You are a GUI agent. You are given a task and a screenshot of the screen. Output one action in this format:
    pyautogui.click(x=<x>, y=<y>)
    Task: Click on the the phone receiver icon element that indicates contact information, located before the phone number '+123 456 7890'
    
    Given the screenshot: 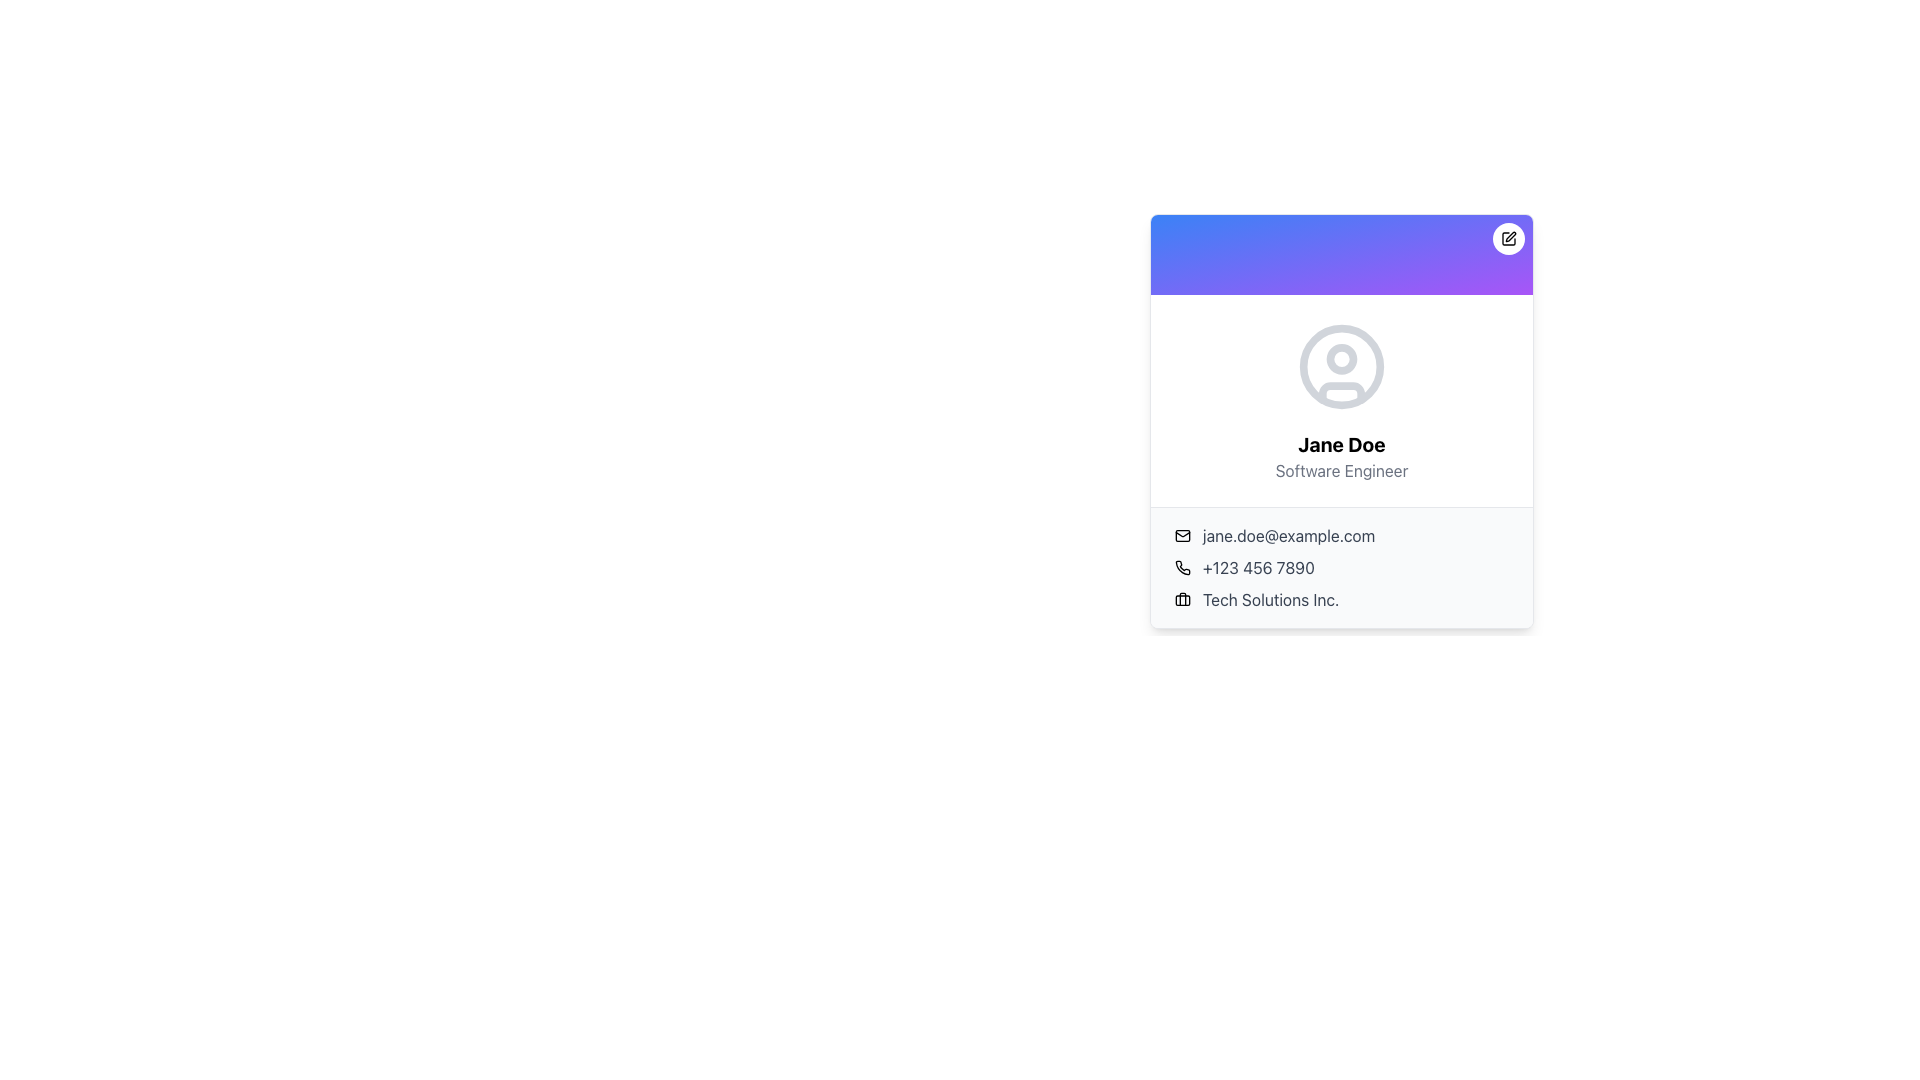 What is the action you would take?
    pyautogui.click(x=1183, y=567)
    